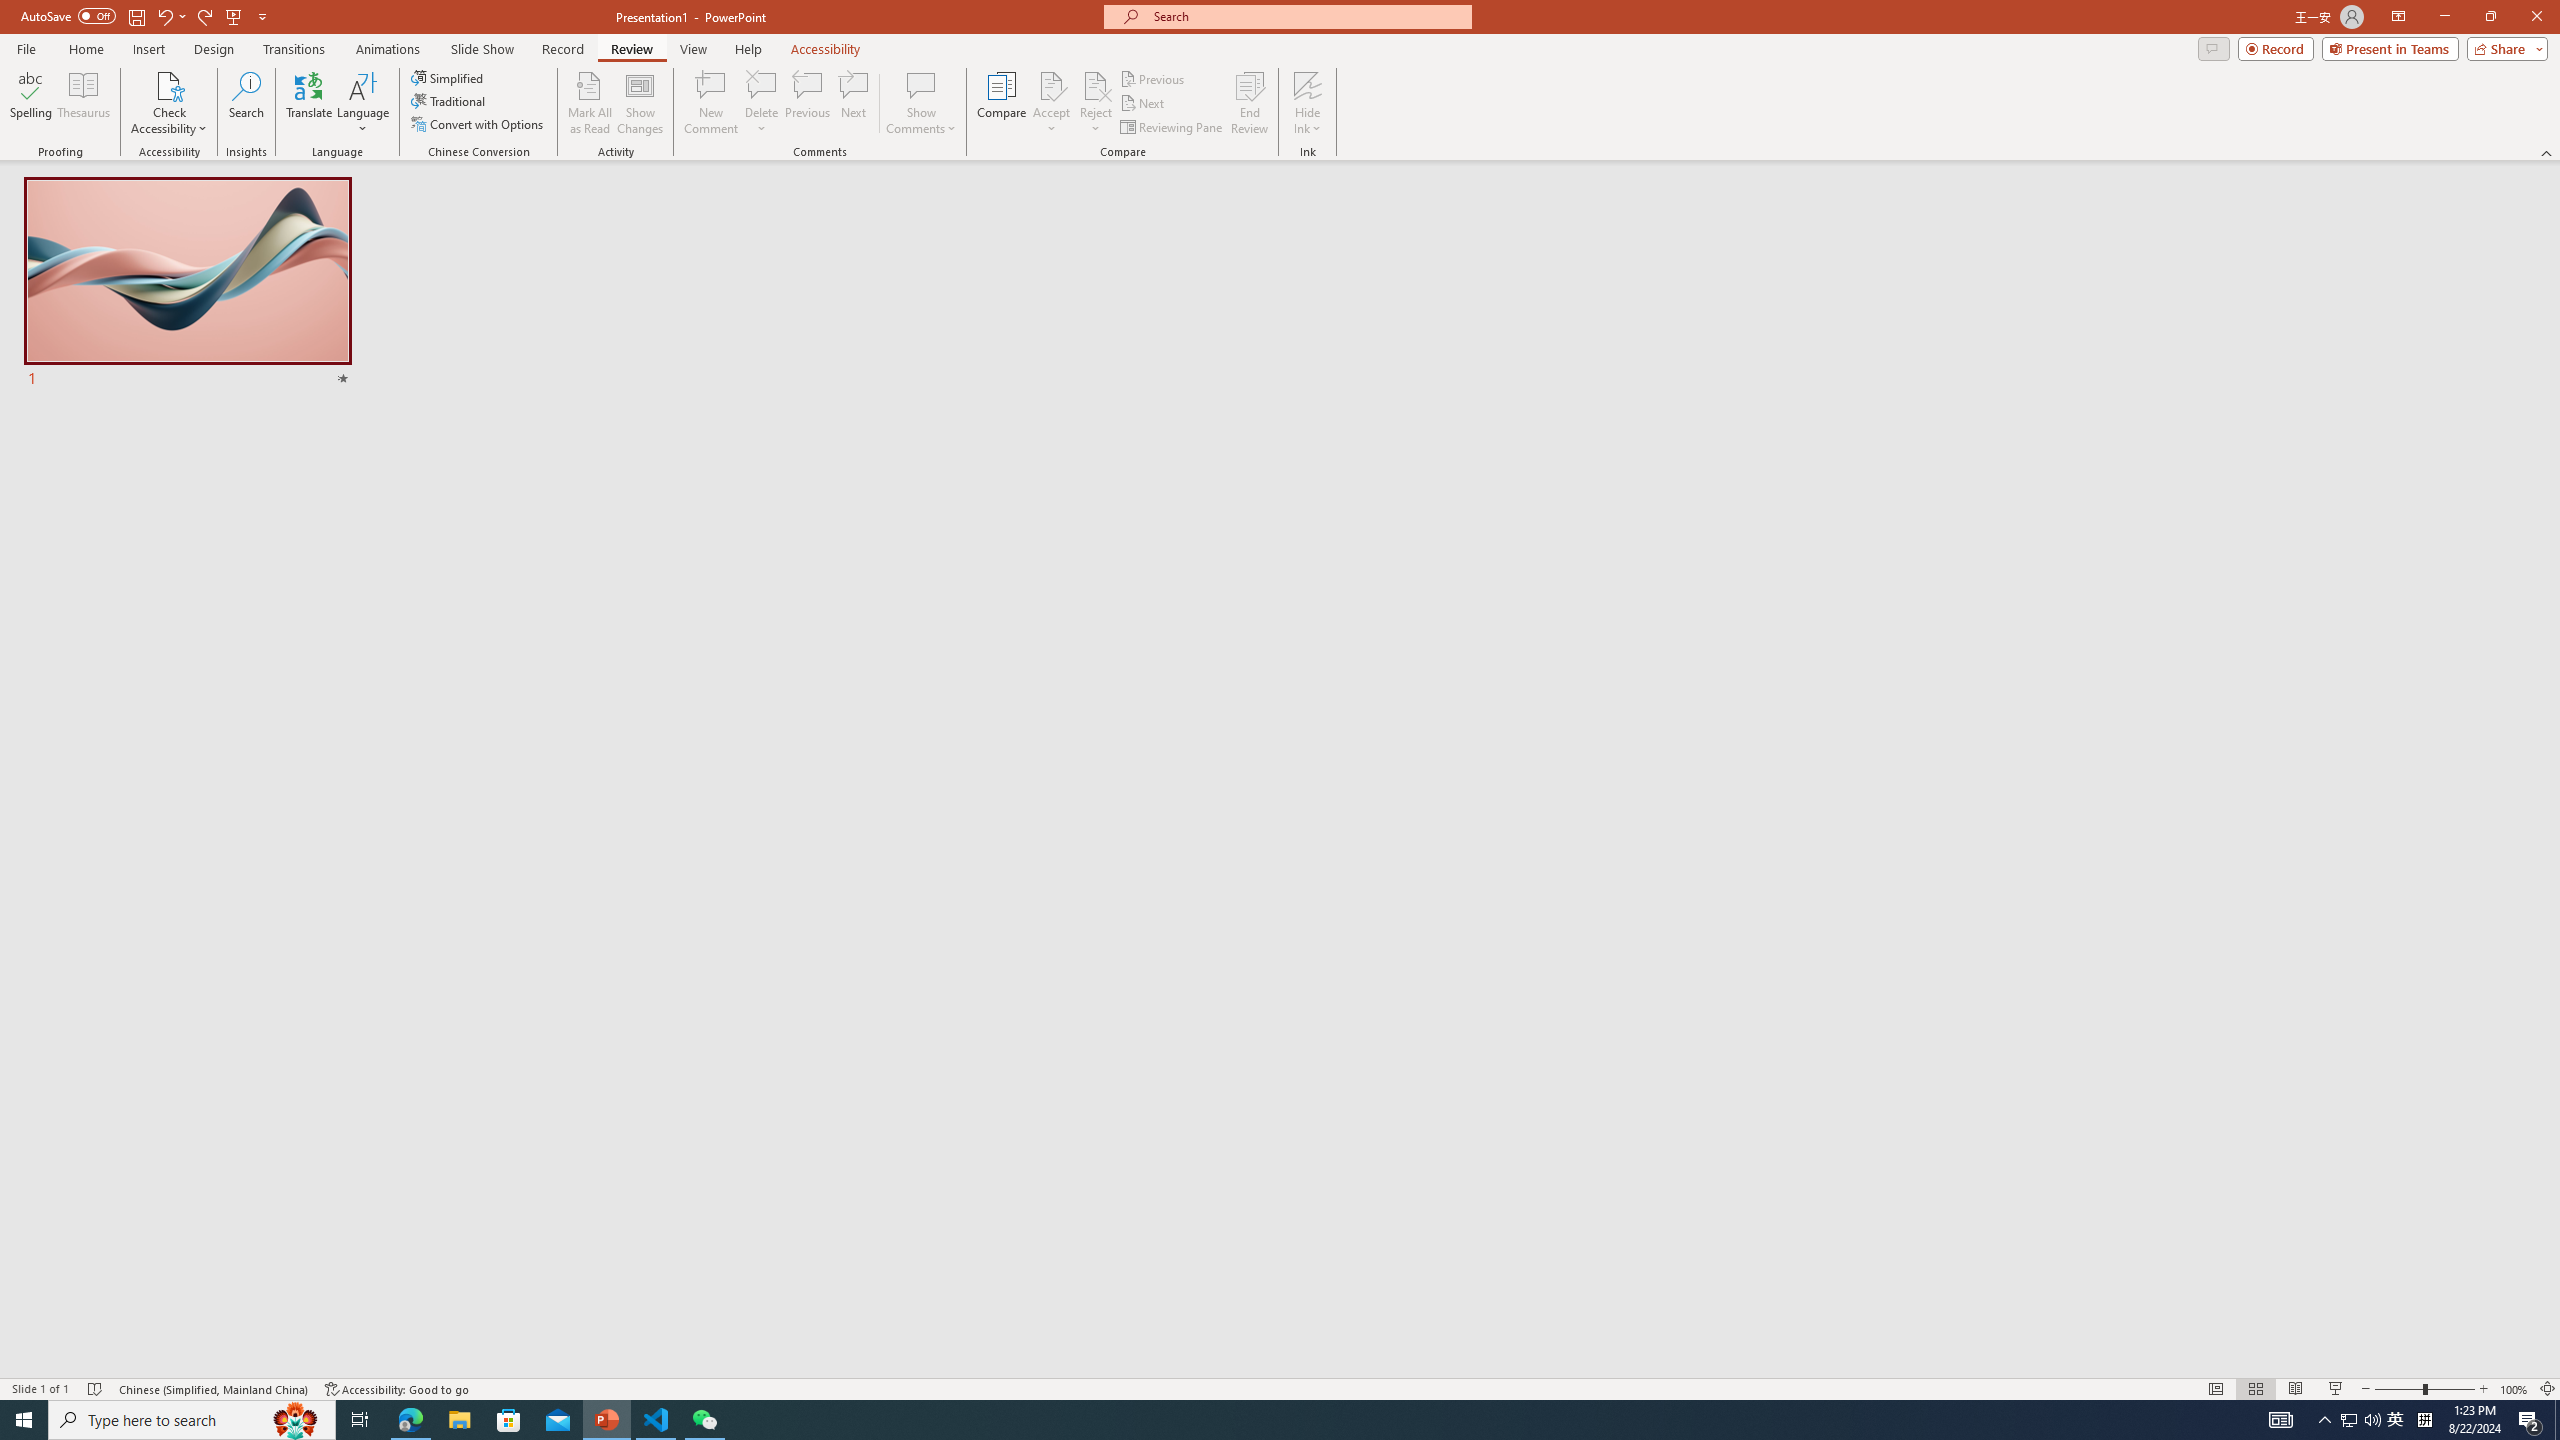  I want to click on 'Reject Change', so click(1094, 84).